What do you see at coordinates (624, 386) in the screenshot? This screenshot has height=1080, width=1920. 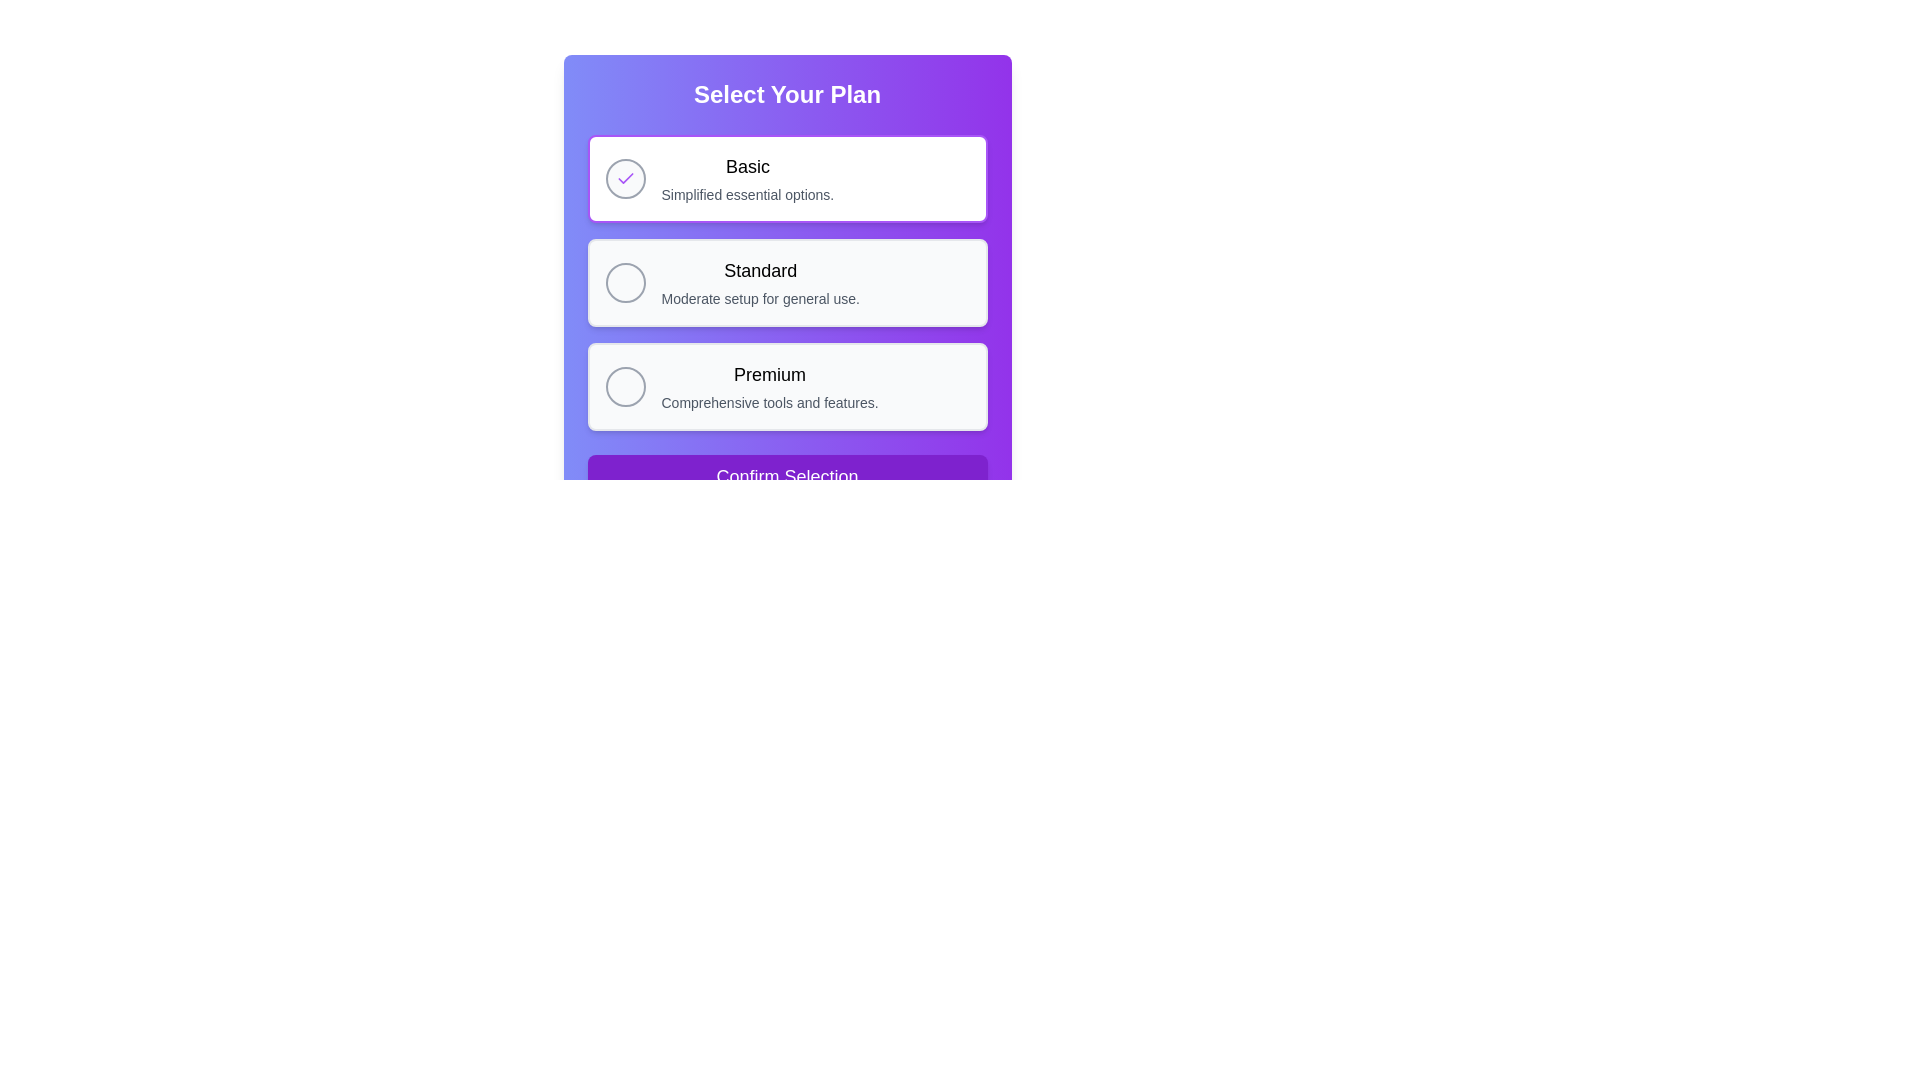 I see `the radio button located on the left side of the 'Premium' plan option` at bounding box center [624, 386].